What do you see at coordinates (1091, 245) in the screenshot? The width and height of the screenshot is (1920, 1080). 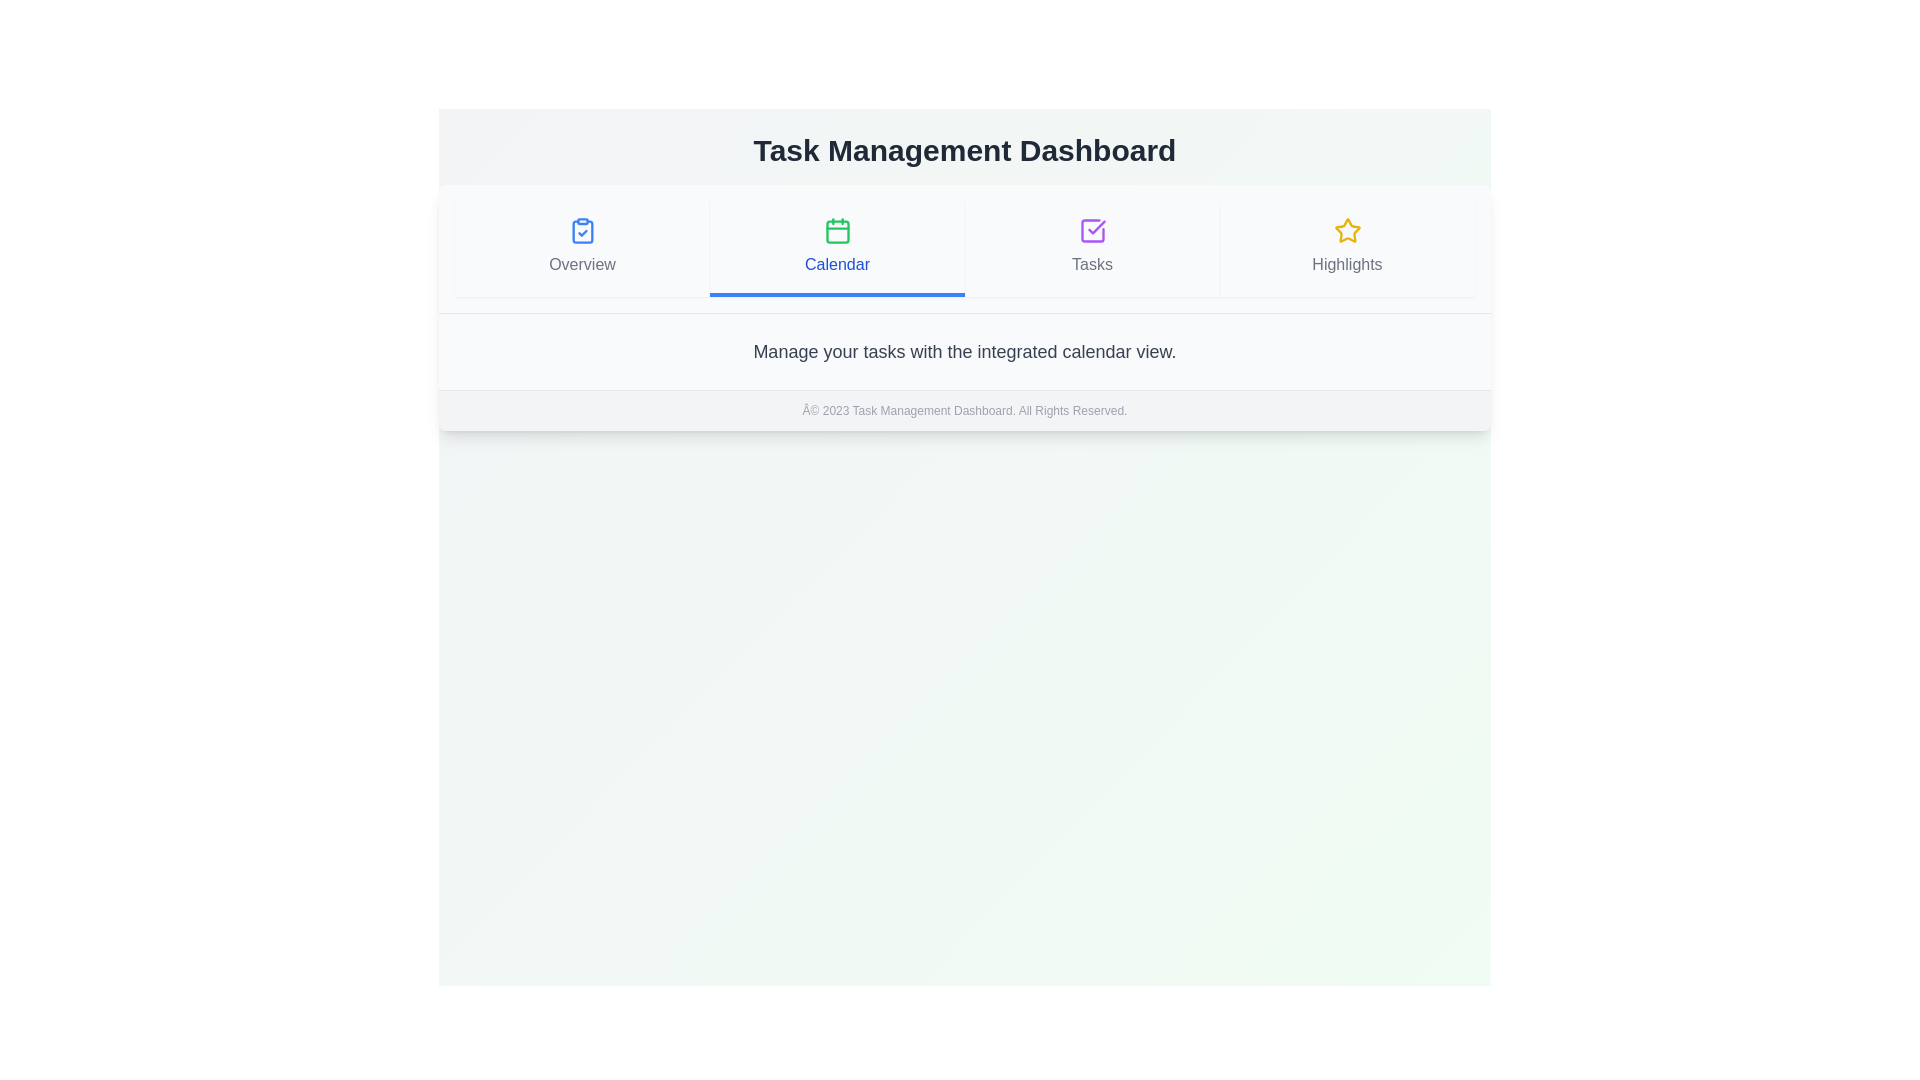 I see `the Navigation button with an icon and textual label` at bounding box center [1091, 245].